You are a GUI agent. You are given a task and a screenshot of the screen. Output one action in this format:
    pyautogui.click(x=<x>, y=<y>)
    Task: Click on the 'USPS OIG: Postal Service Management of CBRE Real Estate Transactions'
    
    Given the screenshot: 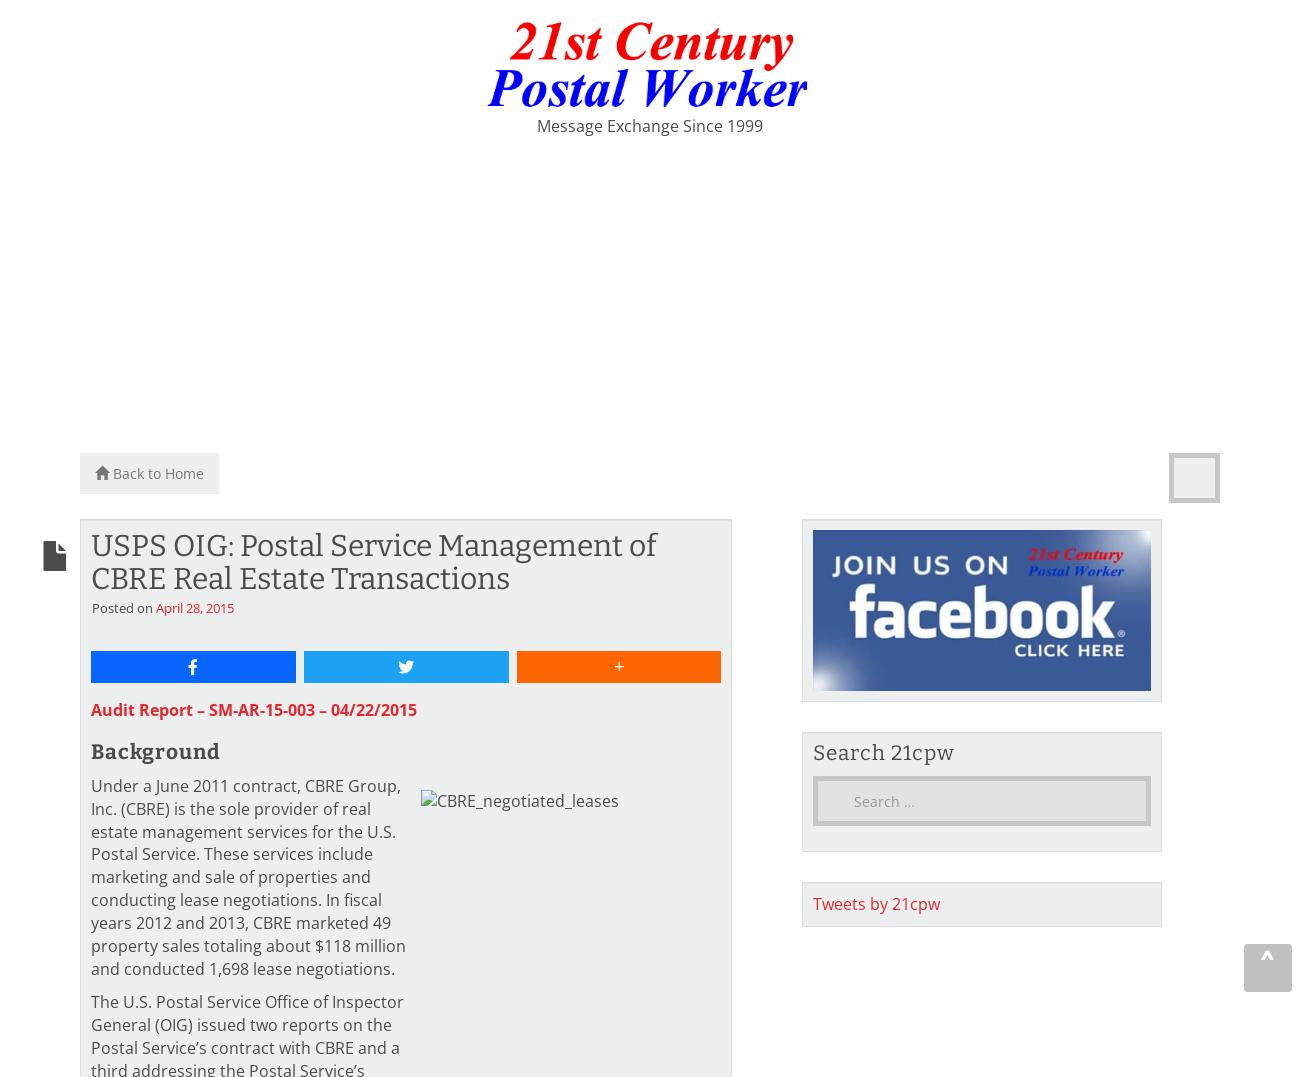 What is the action you would take?
    pyautogui.click(x=372, y=561)
    